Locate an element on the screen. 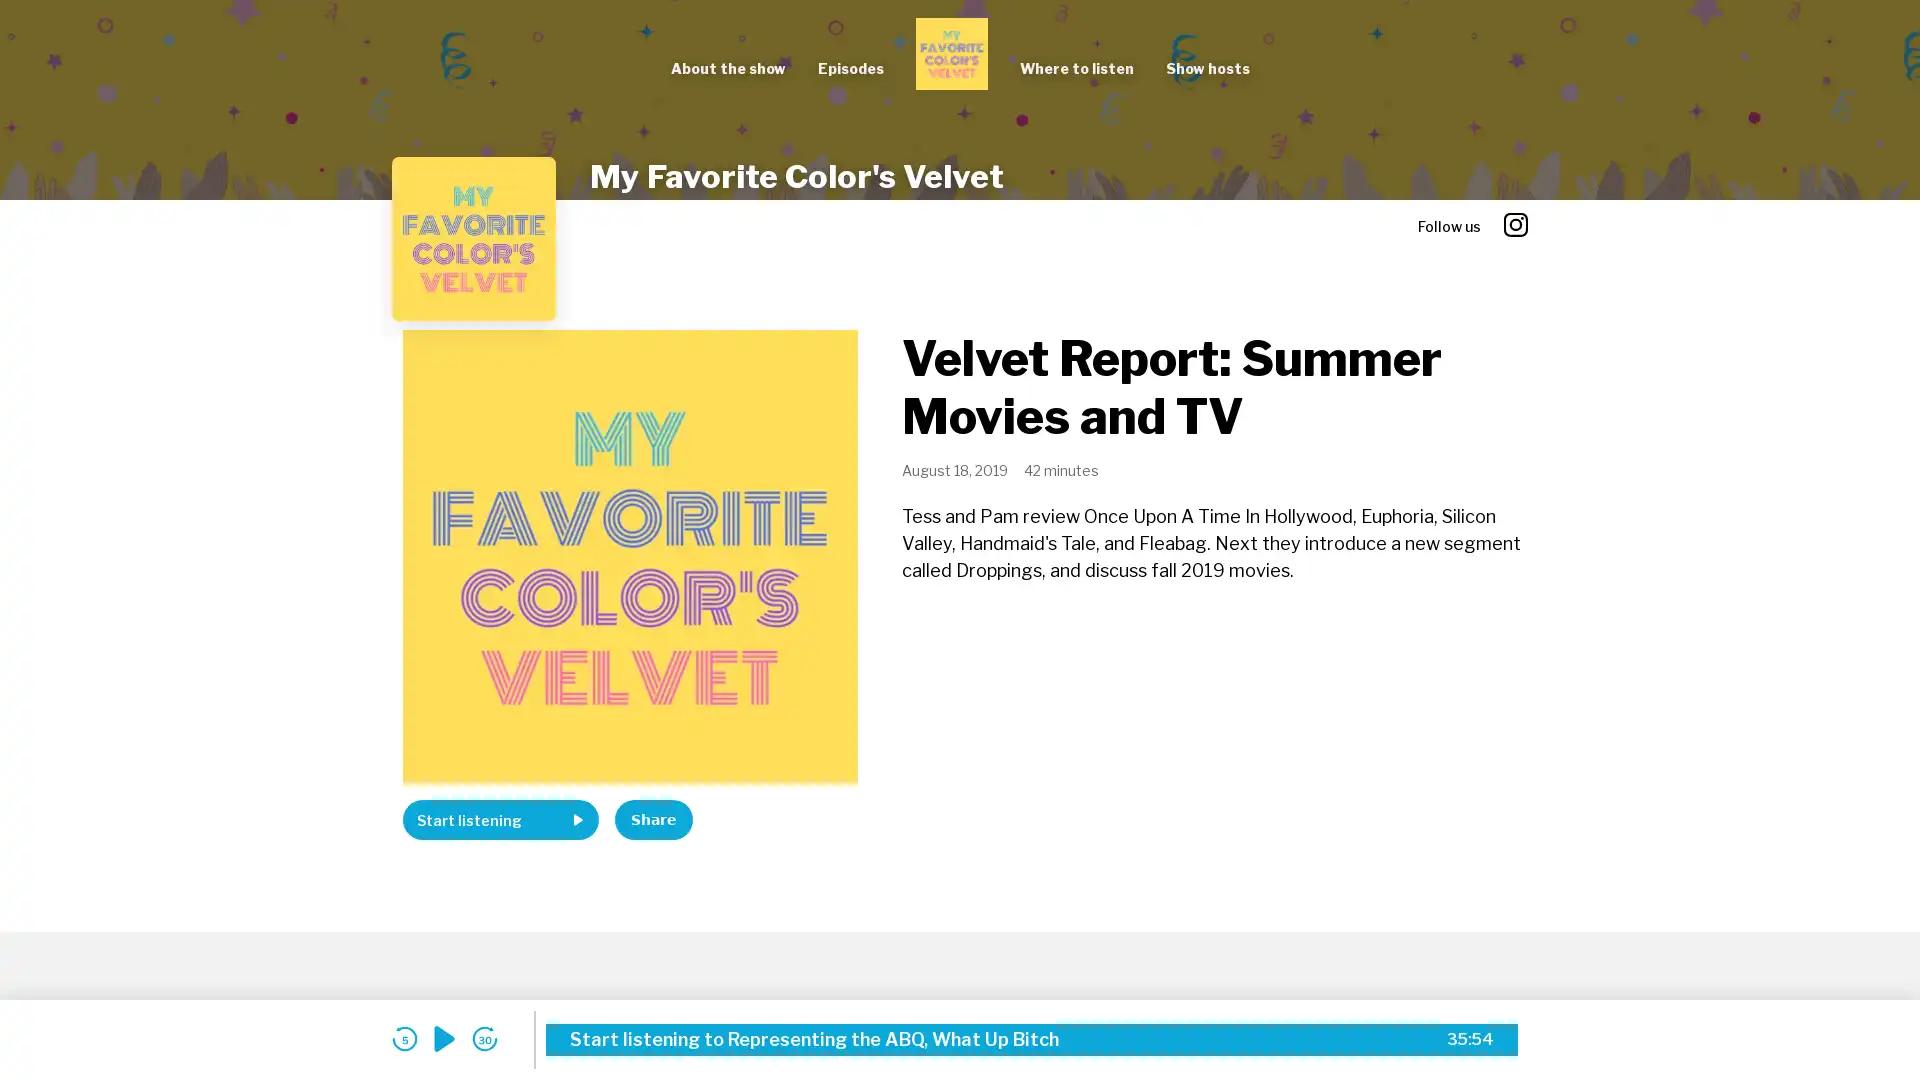  Share is located at coordinates (653, 820).